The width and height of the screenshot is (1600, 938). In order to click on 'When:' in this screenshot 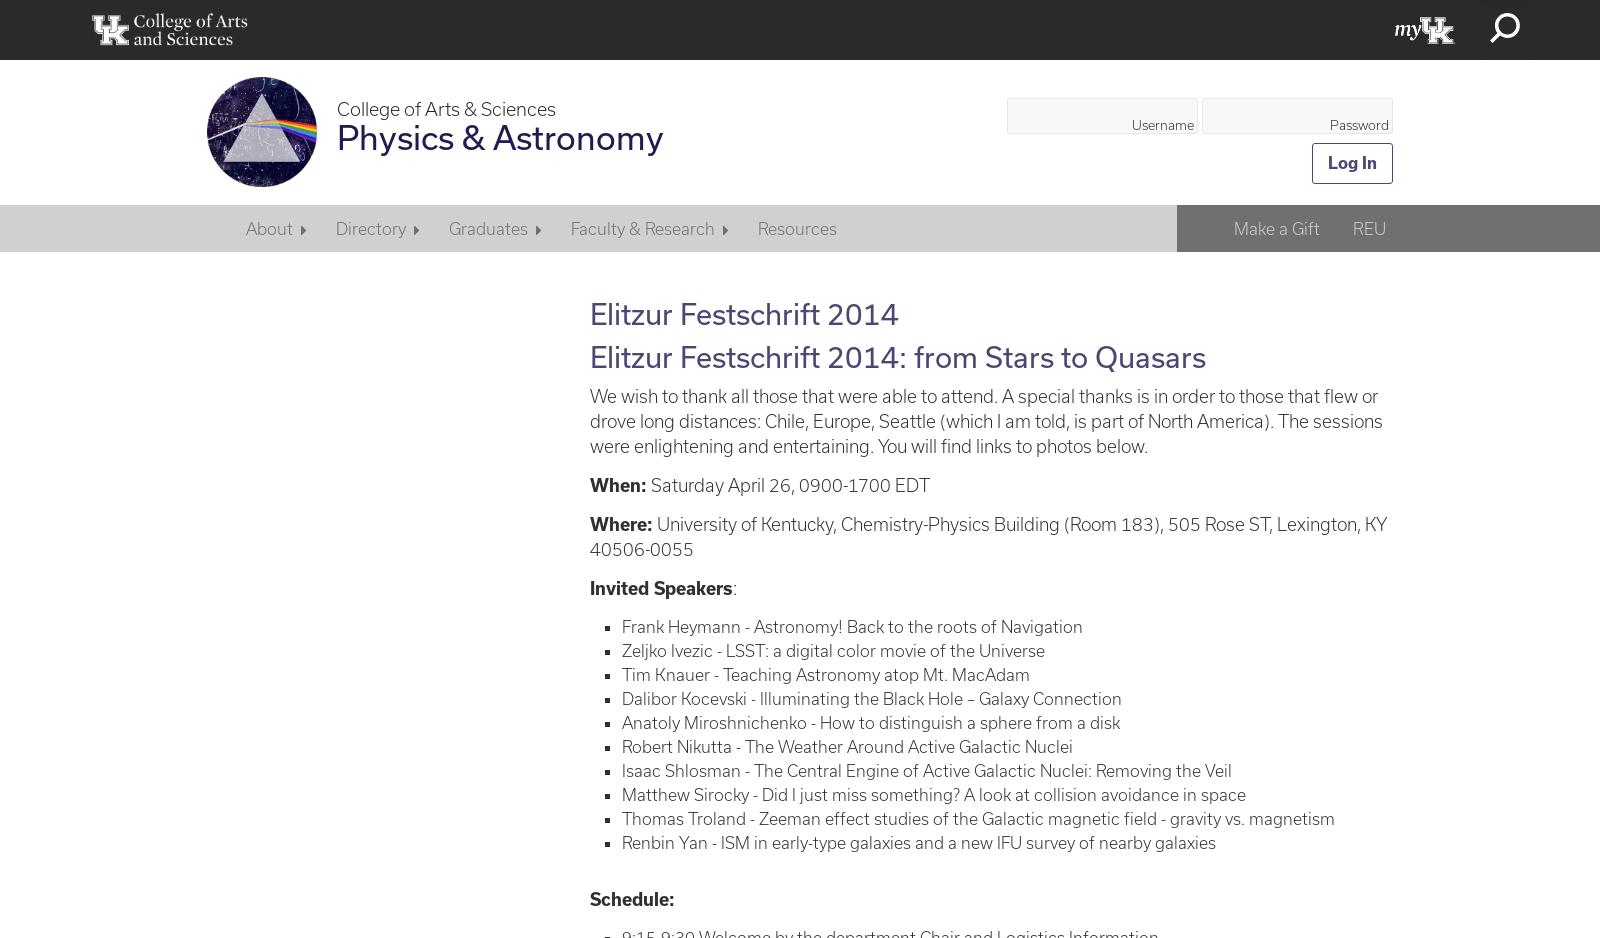, I will do `click(618, 484)`.